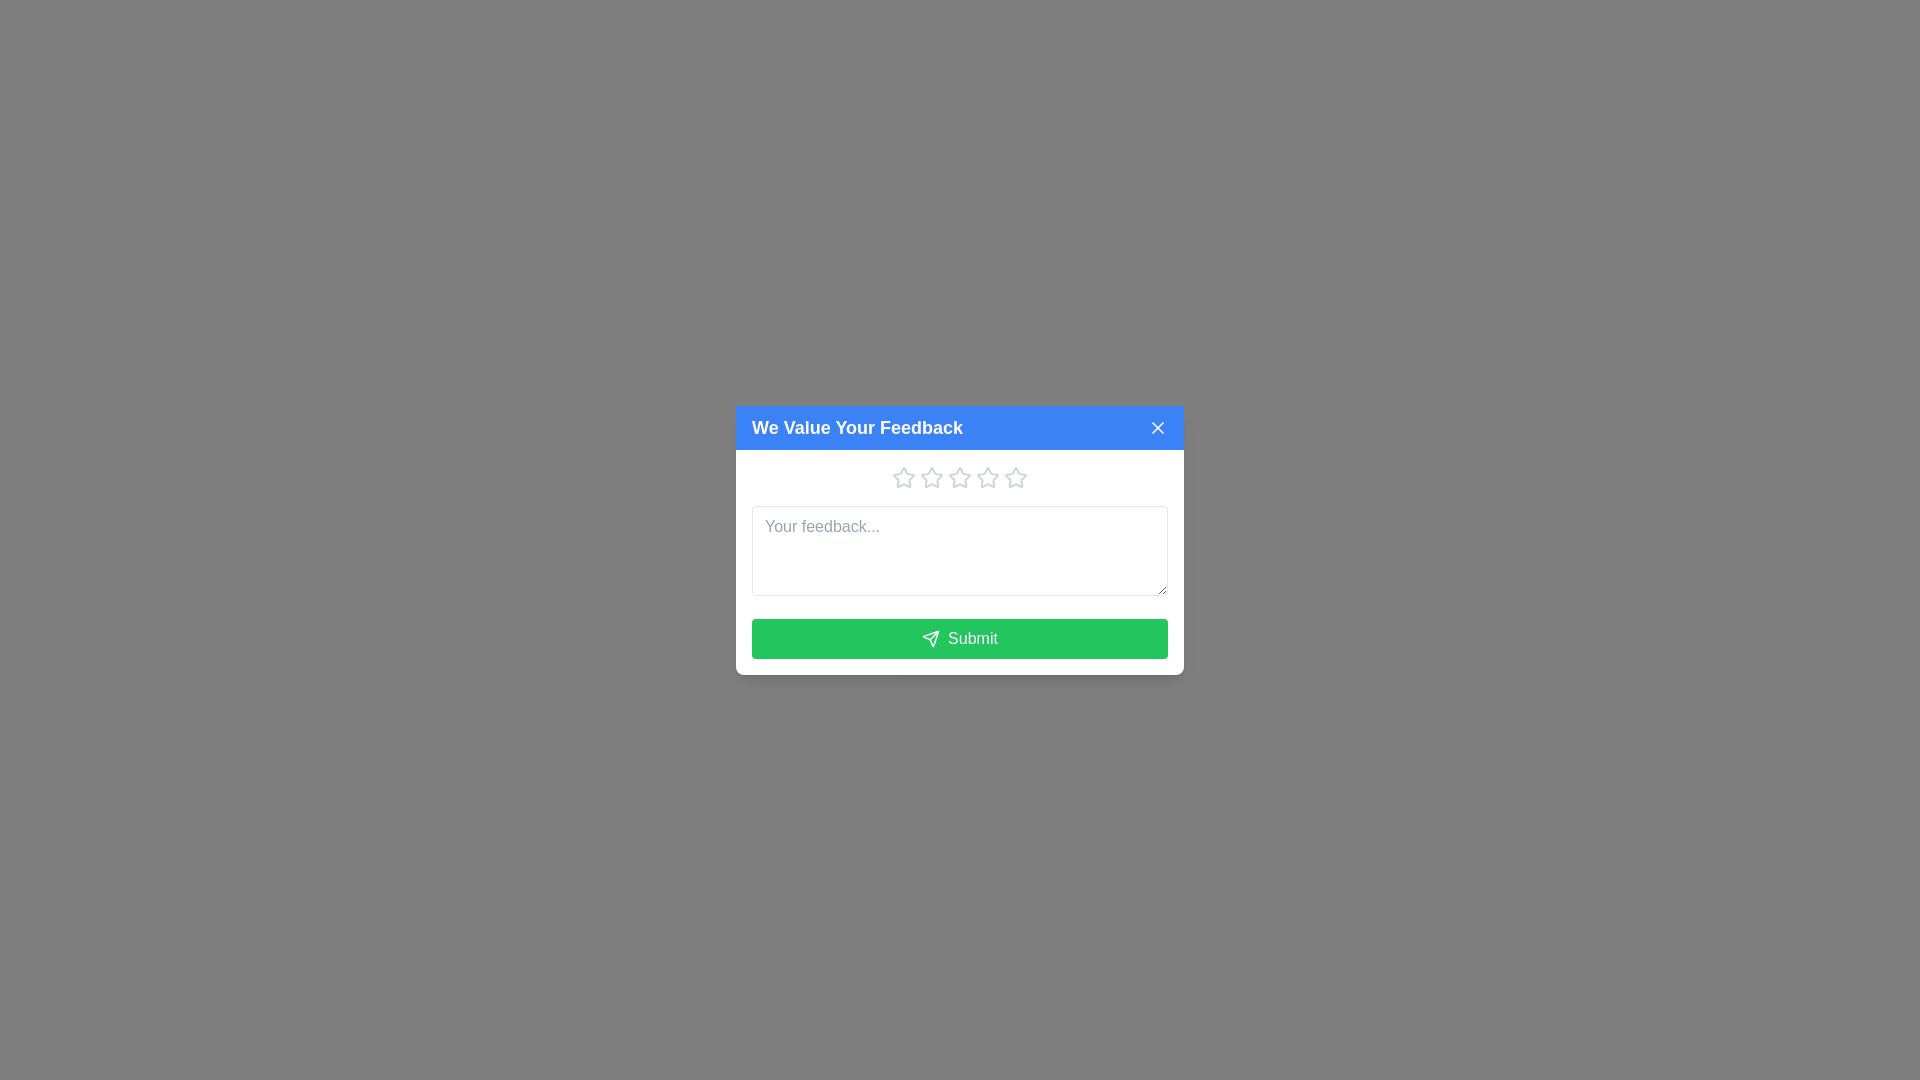 Image resolution: width=1920 pixels, height=1080 pixels. I want to click on the 'Submit' button with a green background and white text located at the bottom of the modal, so click(960, 637).